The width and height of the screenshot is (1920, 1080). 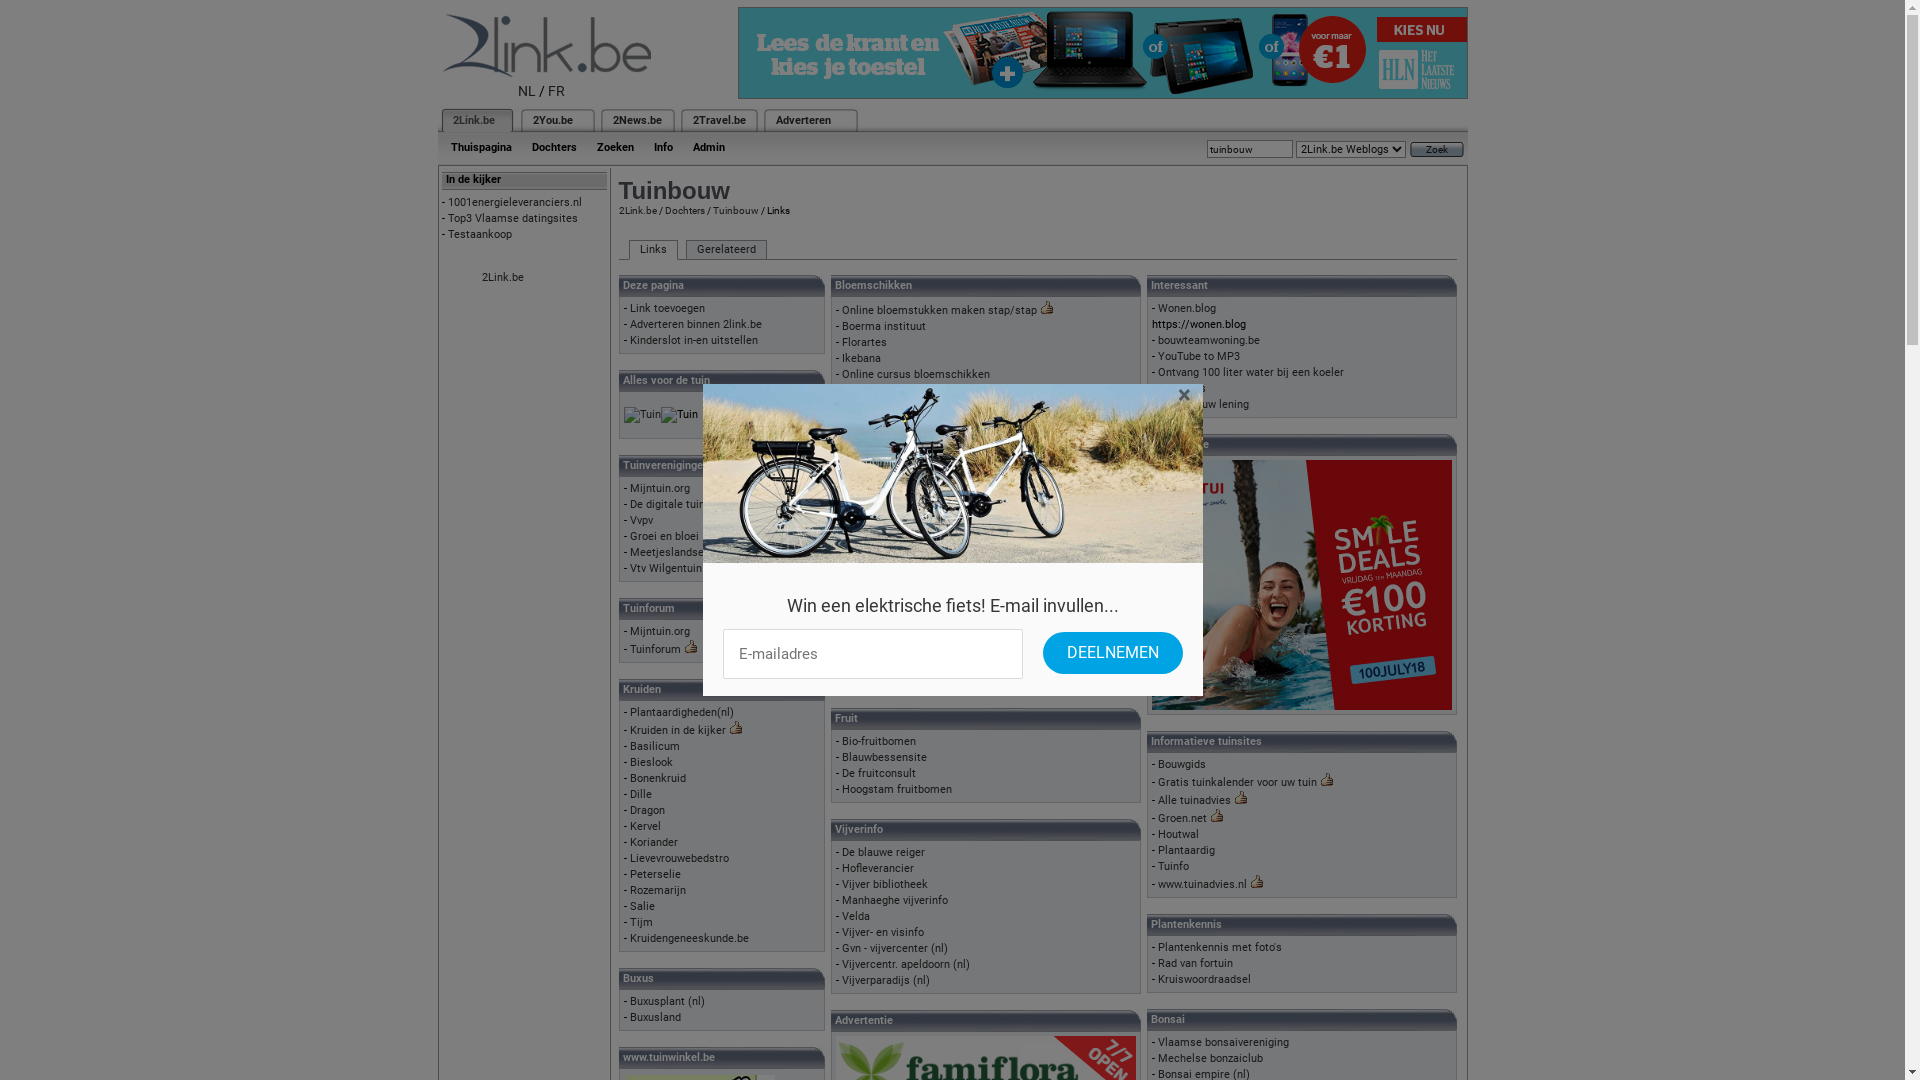 What do you see at coordinates (1435, 148) in the screenshot?
I see `'Zoek'` at bounding box center [1435, 148].